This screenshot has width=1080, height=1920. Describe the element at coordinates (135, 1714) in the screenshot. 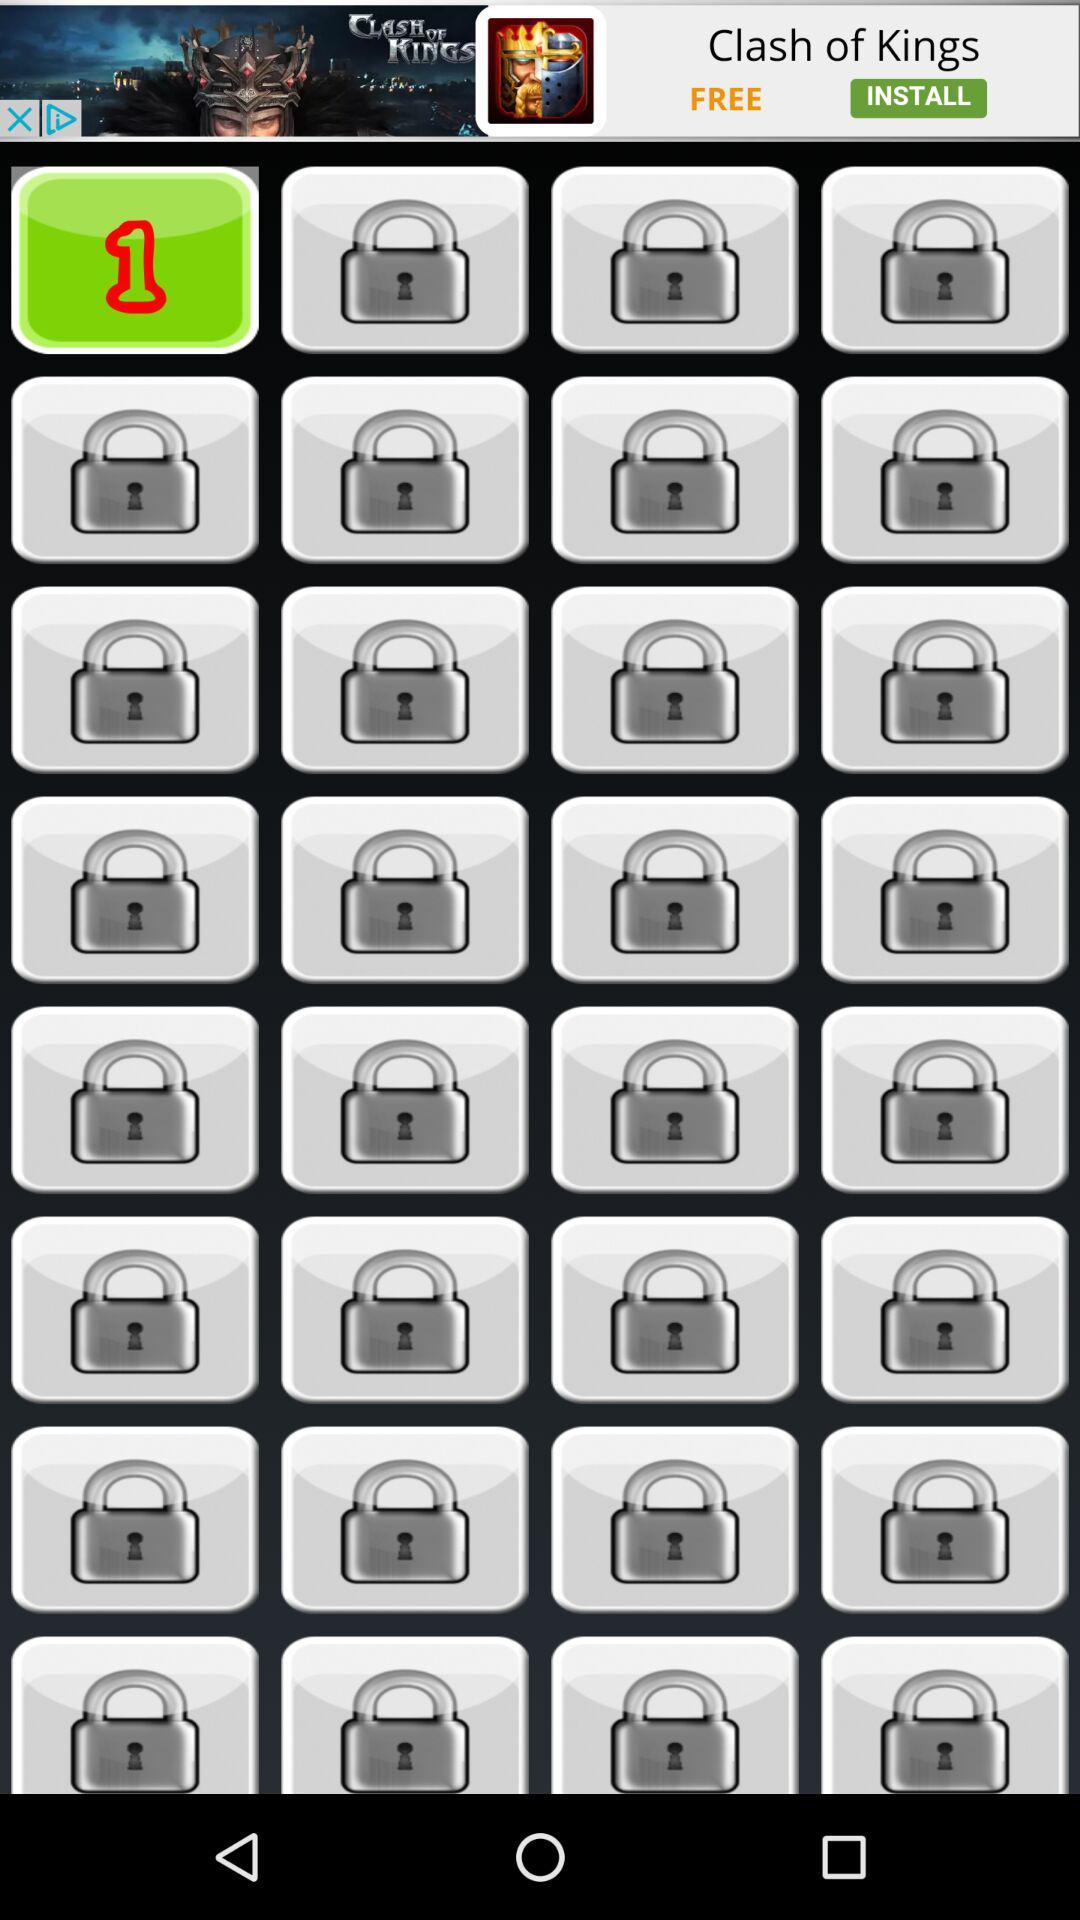

I see `look here` at that location.